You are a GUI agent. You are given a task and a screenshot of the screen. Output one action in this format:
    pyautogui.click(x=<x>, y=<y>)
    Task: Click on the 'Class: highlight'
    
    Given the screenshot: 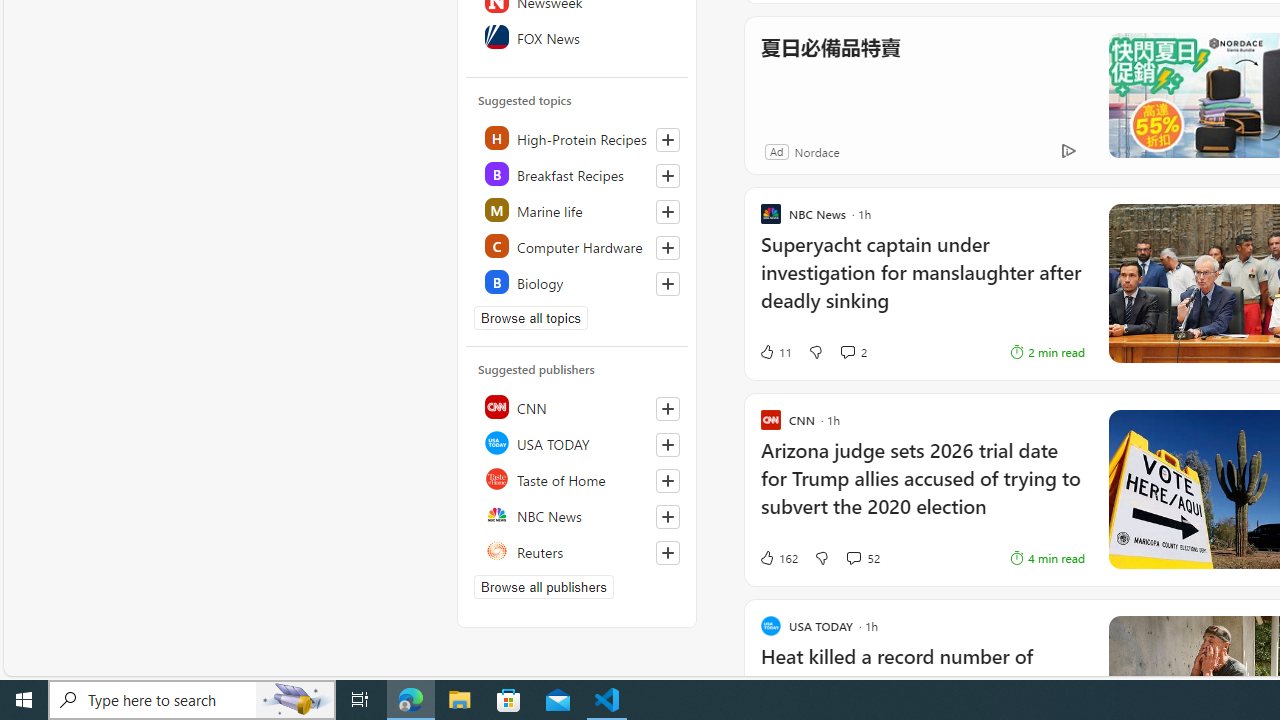 What is the action you would take?
    pyautogui.click(x=577, y=281)
    